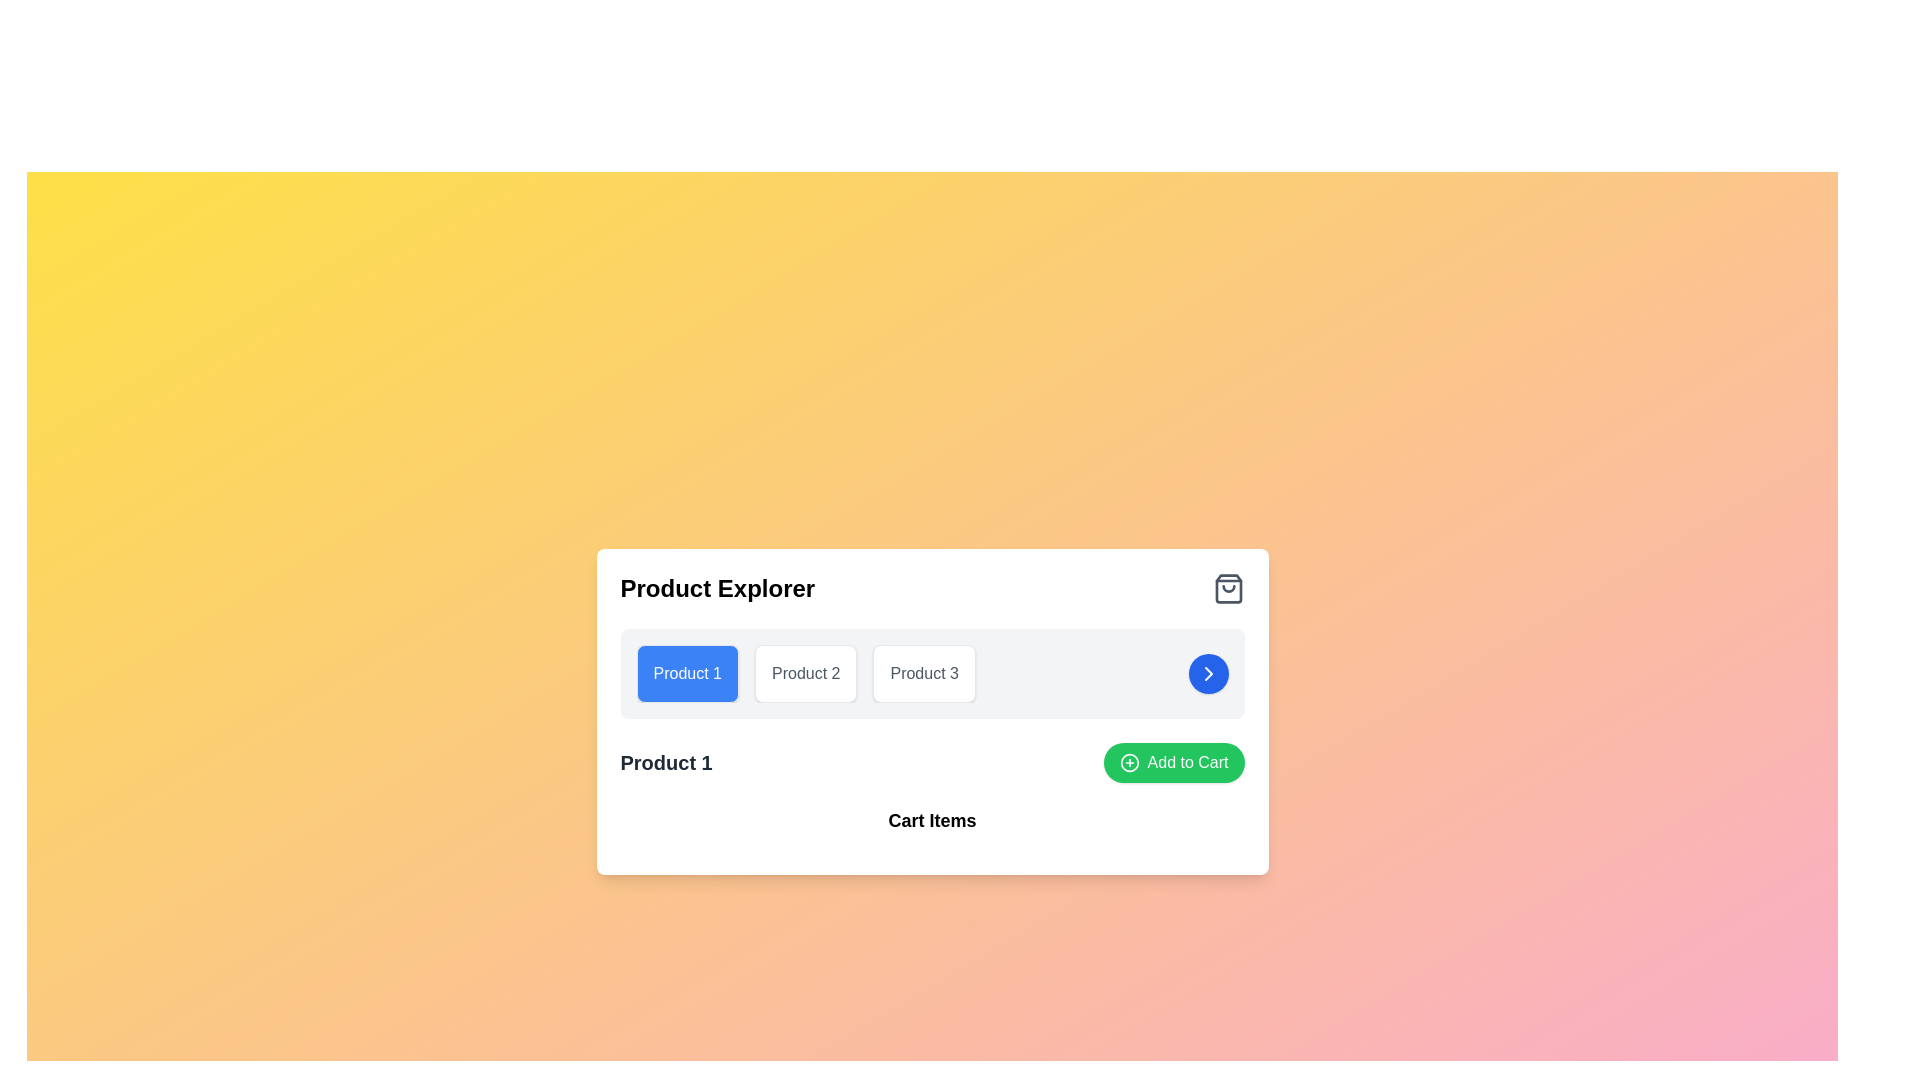 The image size is (1920, 1080). What do you see at coordinates (931, 821) in the screenshot?
I see `the 'Cart Items' text label, which is displayed in a bold and slightly larger font size, located below the 'Product Explorer' section` at bounding box center [931, 821].